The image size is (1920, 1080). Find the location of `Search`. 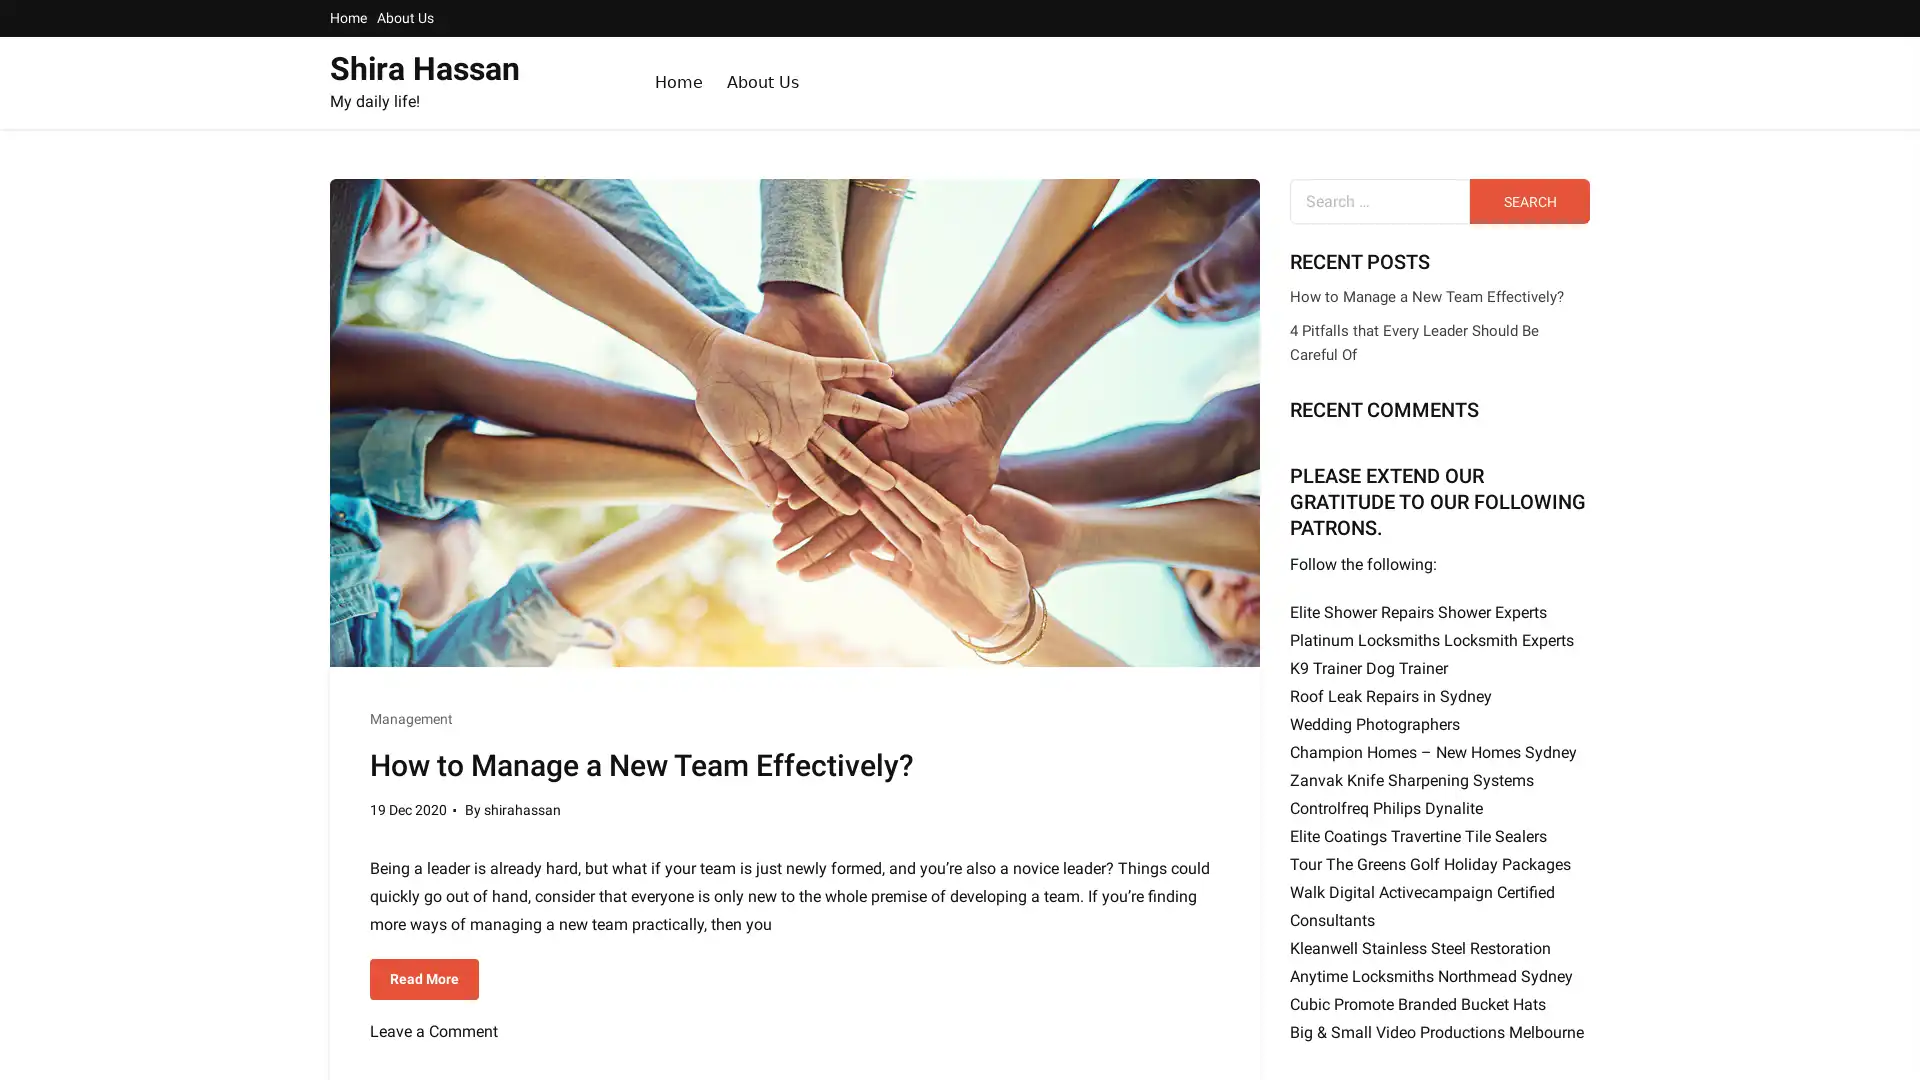

Search is located at coordinates (1529, 201).